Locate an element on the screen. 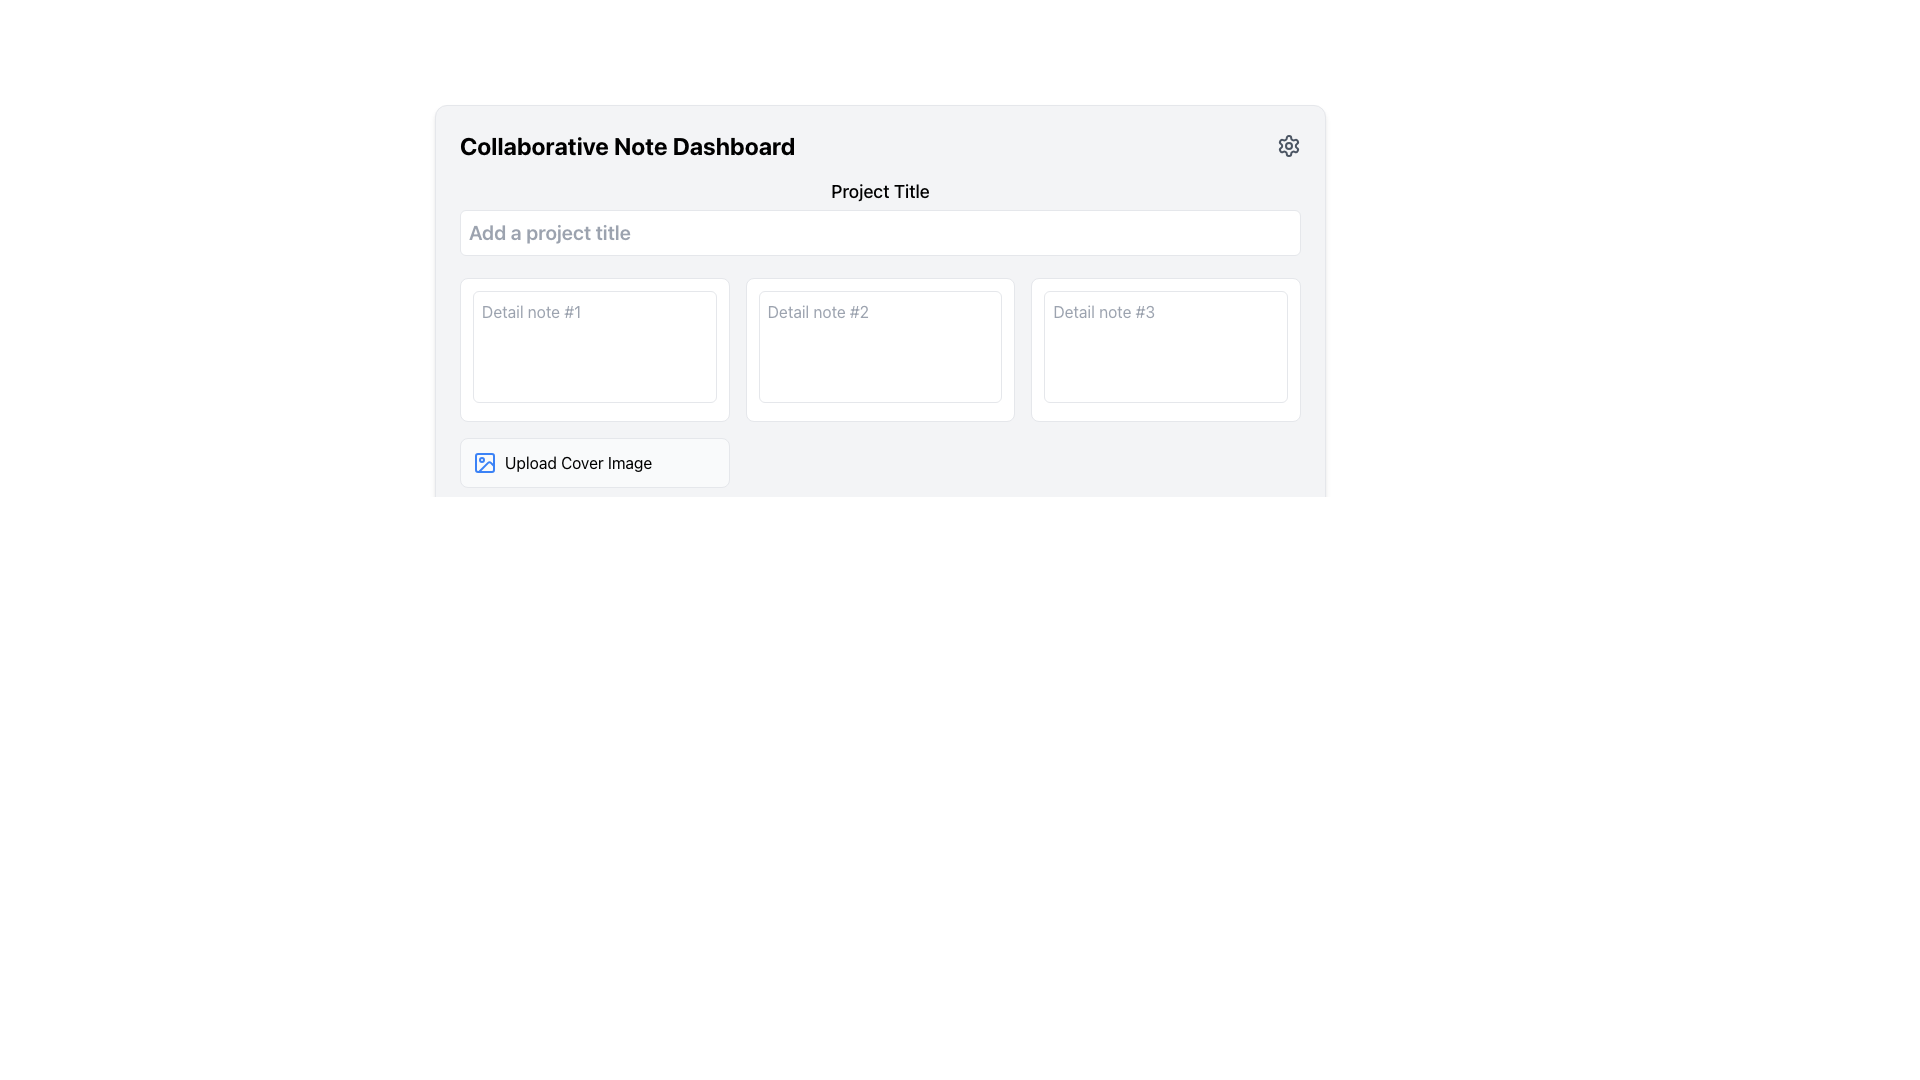 The width and height of the screenshot is (1920, 1080). the clickable area for file selection located at the bottom left of the grid layout within the main panel, beneath the first column of note entry text areas is located at coordinates (593, 462).